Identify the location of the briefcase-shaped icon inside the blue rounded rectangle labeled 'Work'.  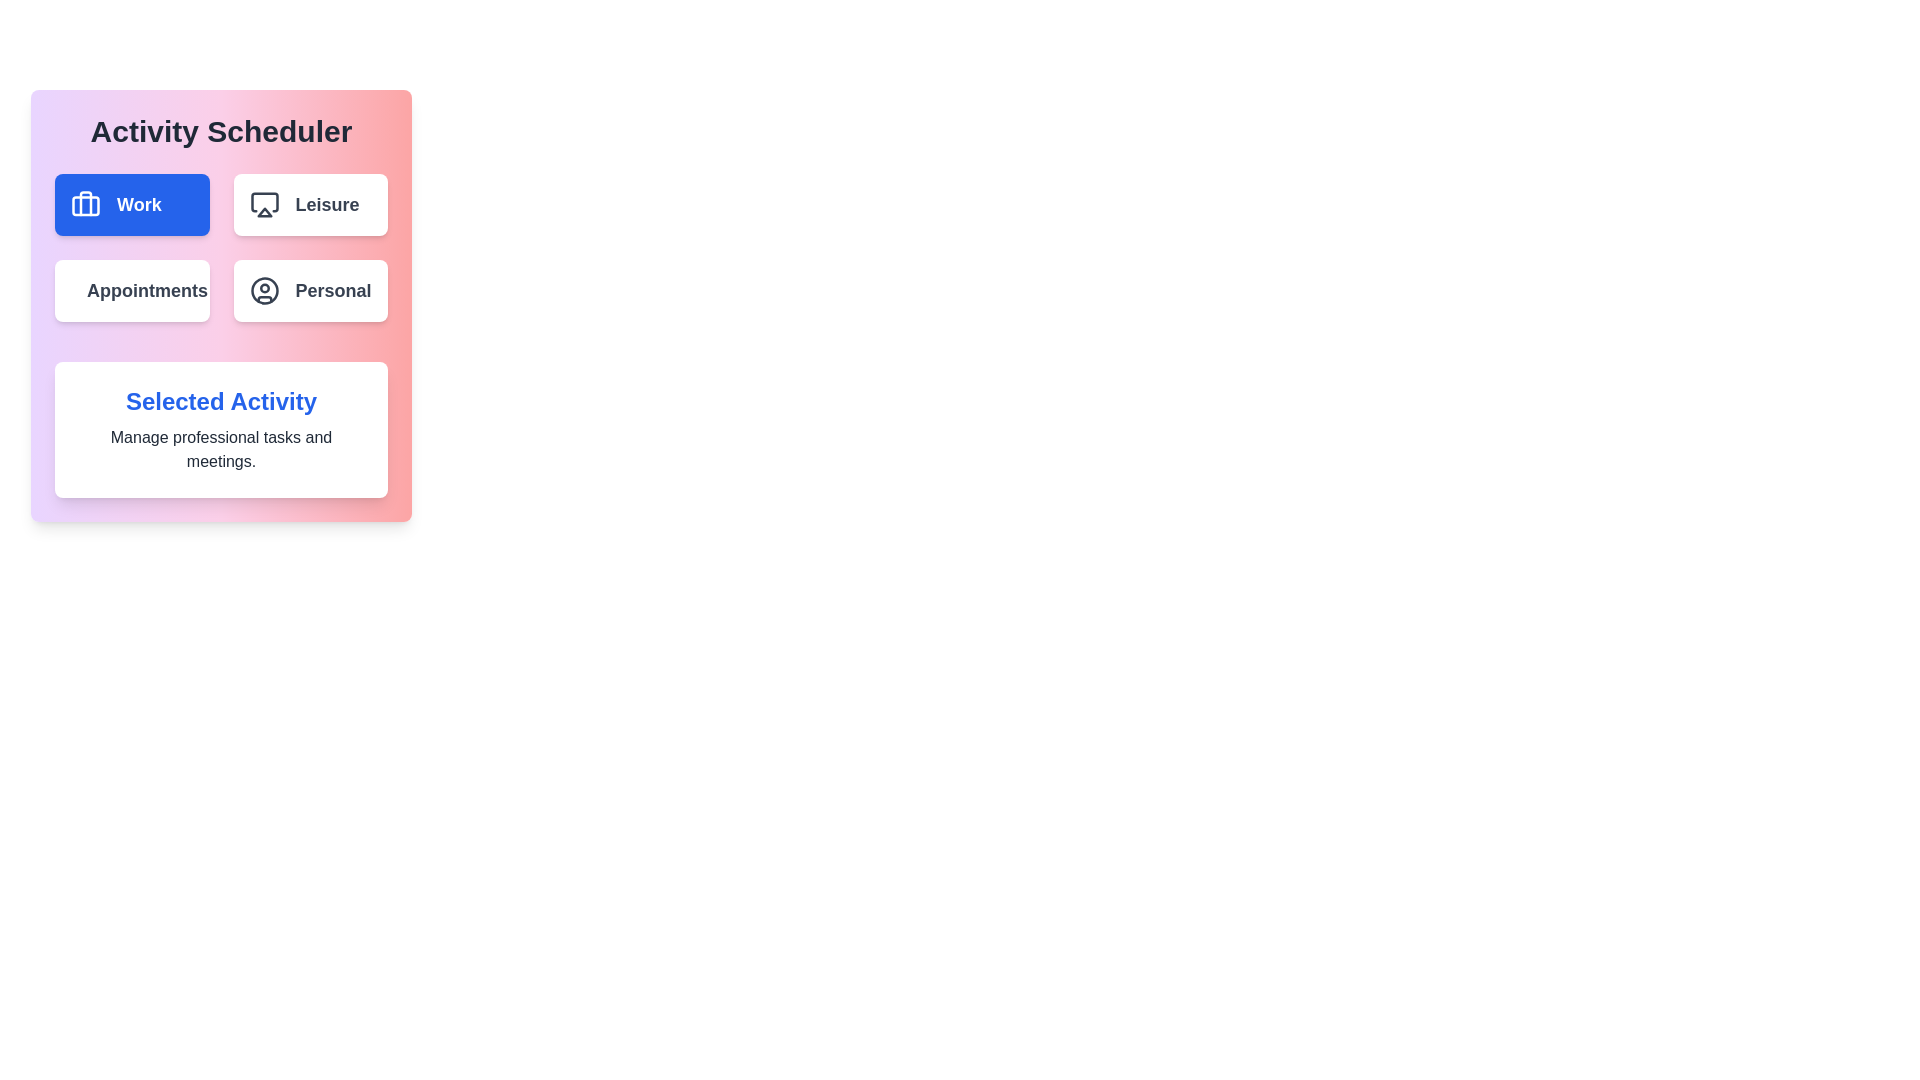
(85, 204).